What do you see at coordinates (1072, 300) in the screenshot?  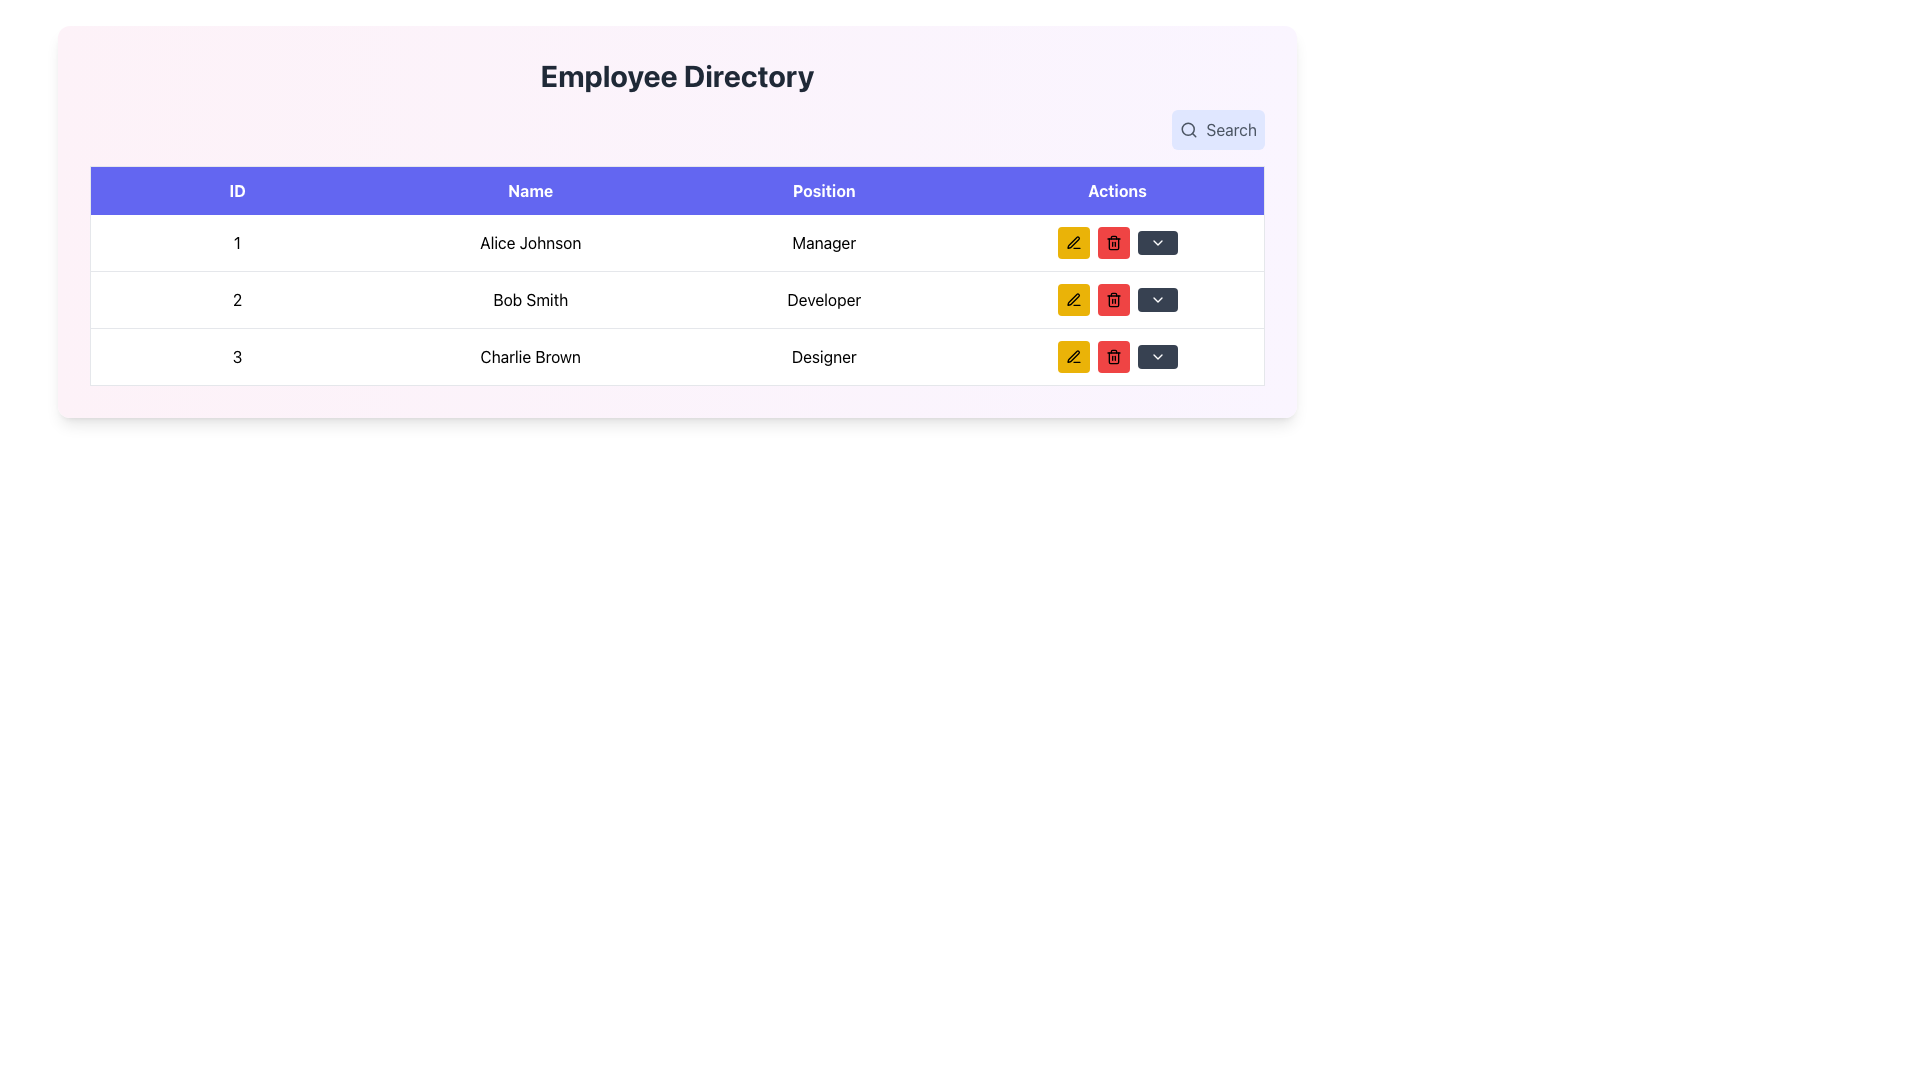 I see `the pen icon button with a yellow background located` at bounding box center [1072, 300].